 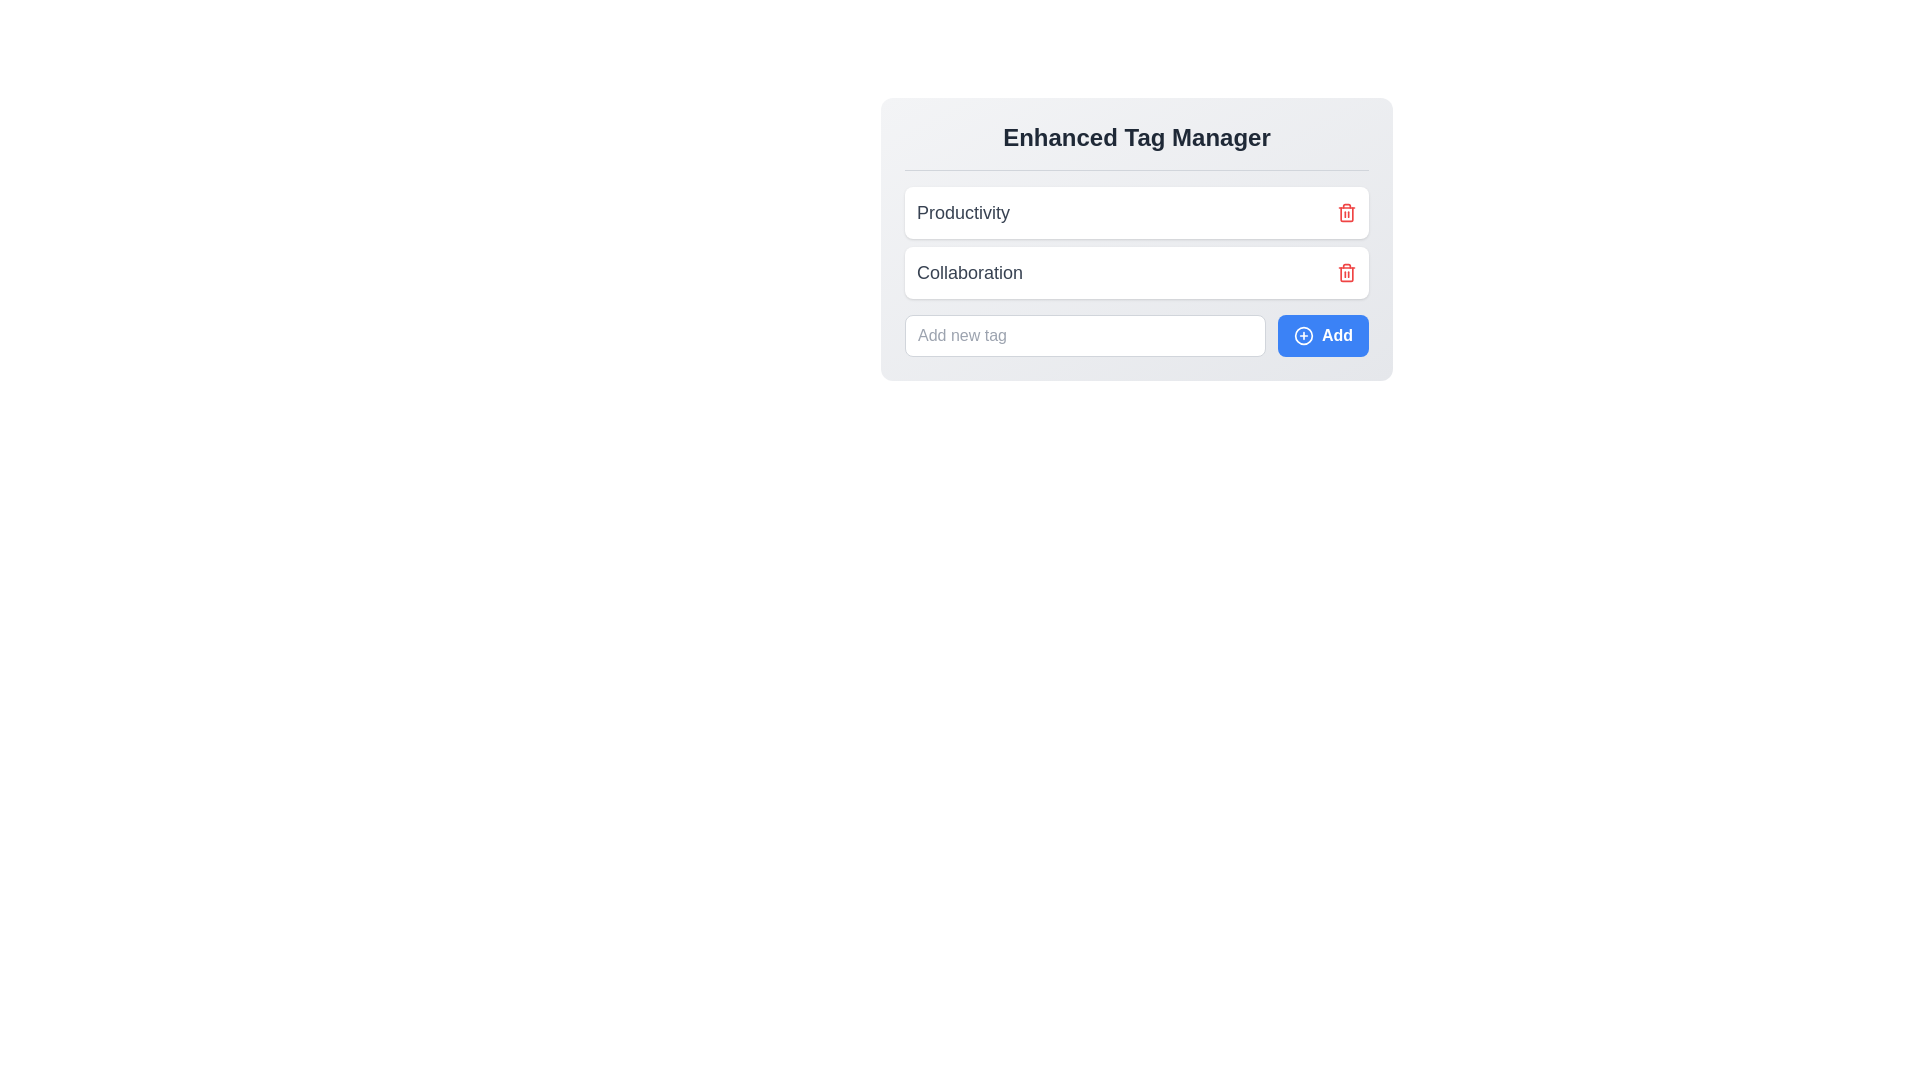 I want to click on the text label 'Add' which is part of a button with a blue background and a '+' icon to the left, so click(x=1337, y=334).